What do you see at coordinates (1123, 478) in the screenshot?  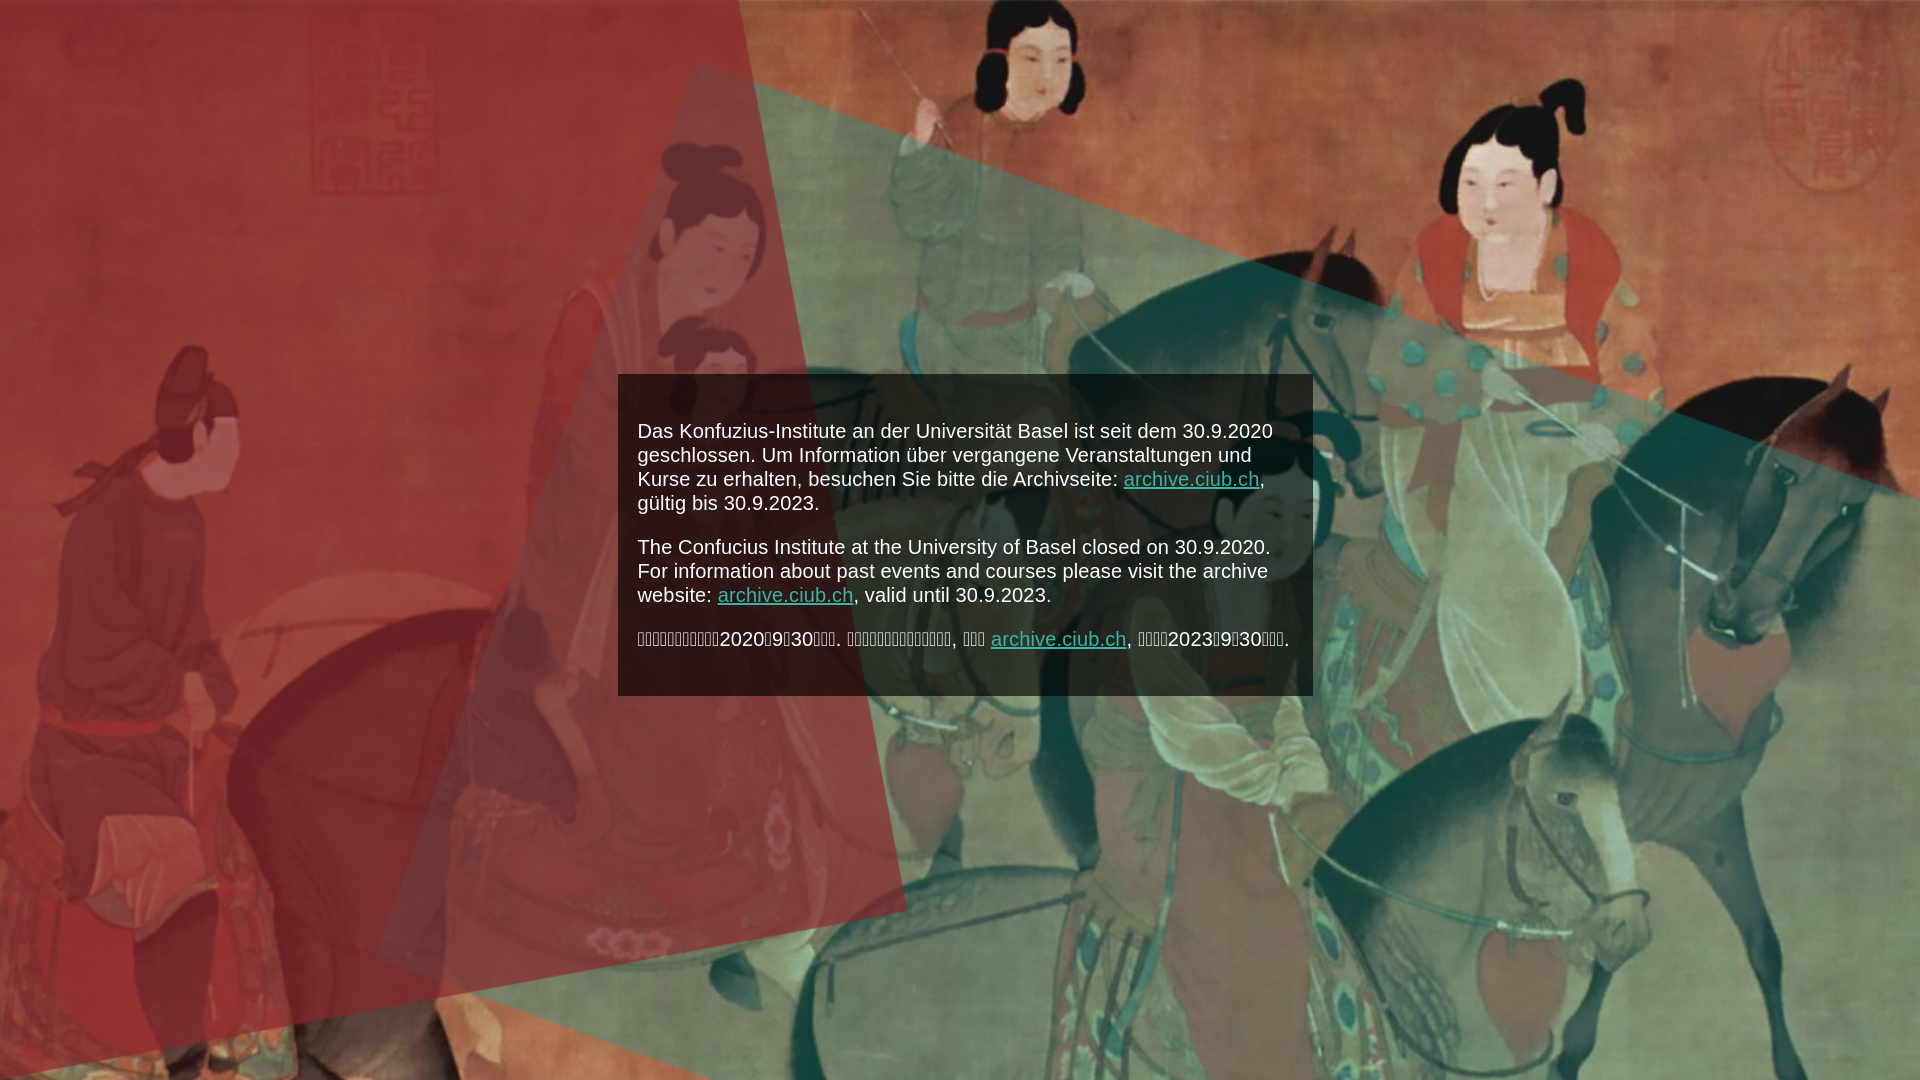 I see `'archive.ciub.ch'` at bounding box center [1123, 478].